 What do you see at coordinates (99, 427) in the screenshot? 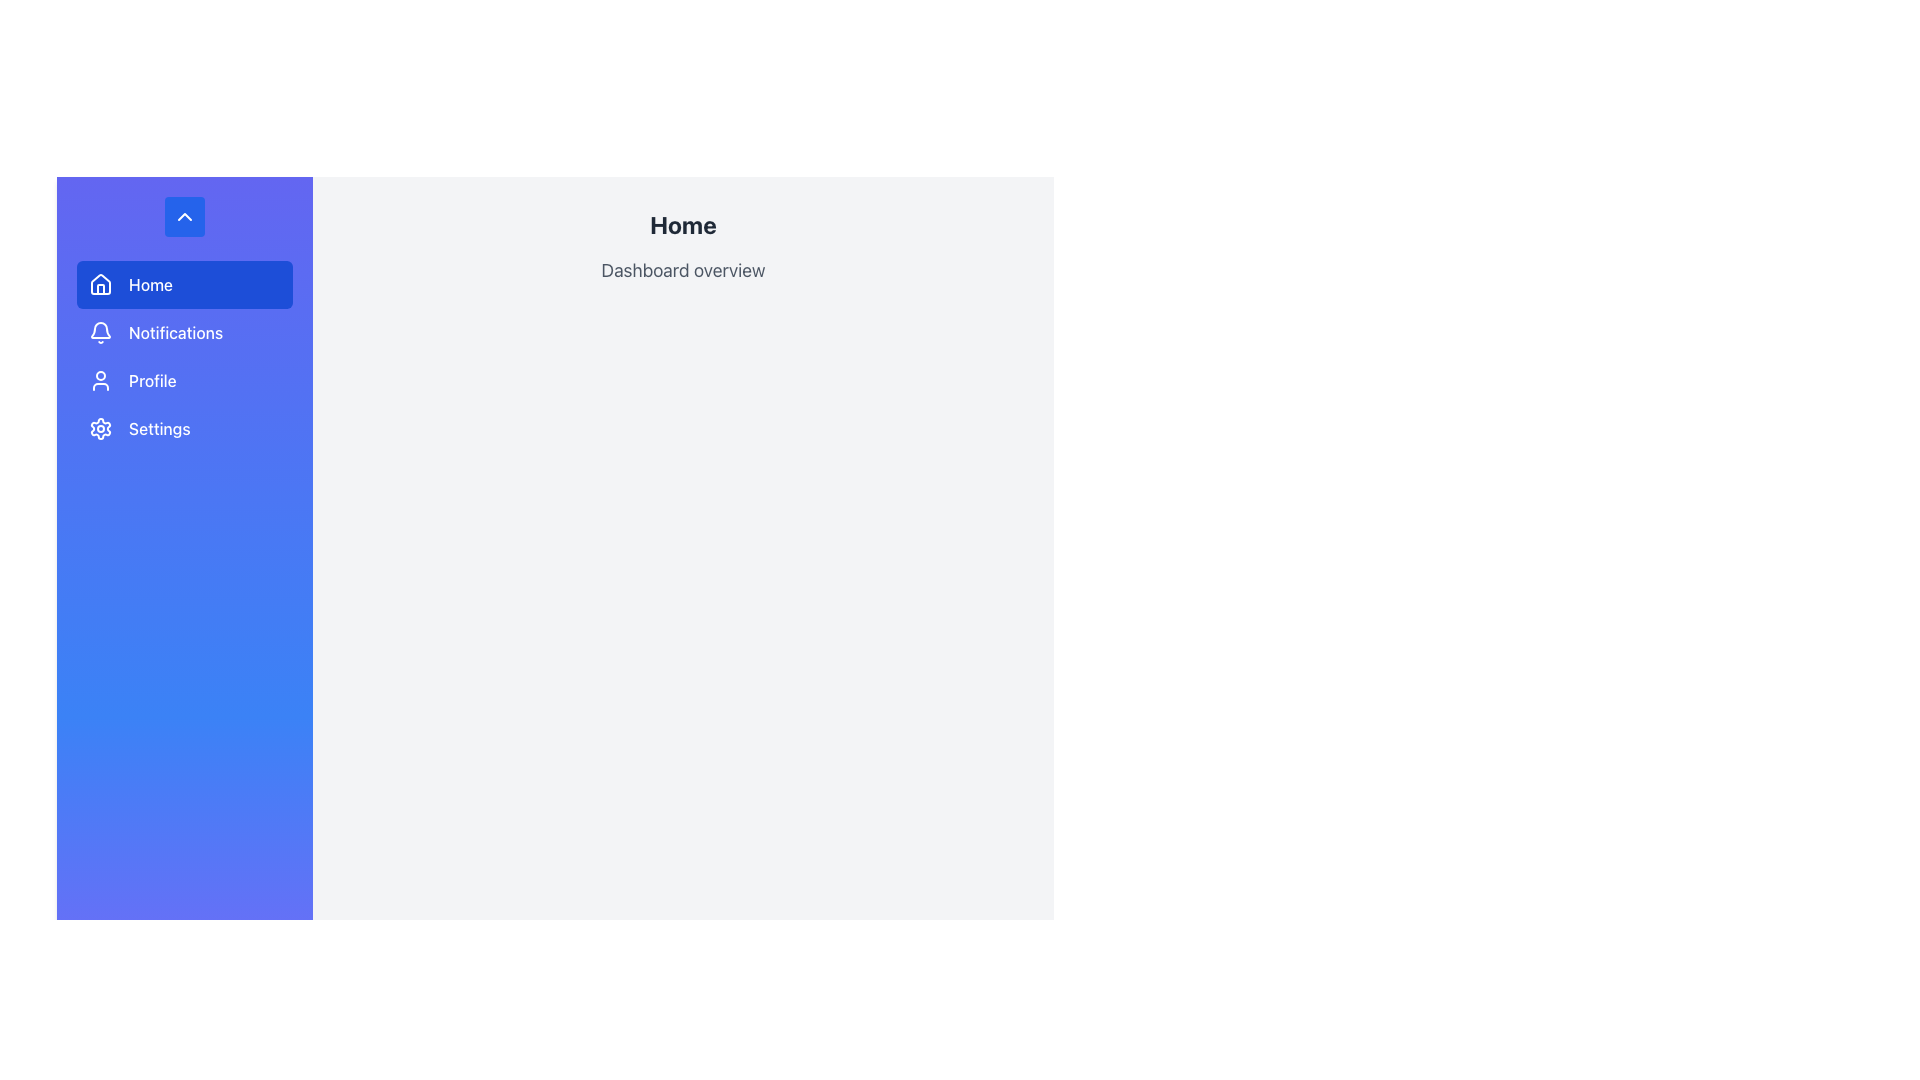
I see `the gear-shaped icon with a blue background and white outline located in the left-hand navigation menu, adjacent to the text 'Settings'` at bounding box center [99, 427].